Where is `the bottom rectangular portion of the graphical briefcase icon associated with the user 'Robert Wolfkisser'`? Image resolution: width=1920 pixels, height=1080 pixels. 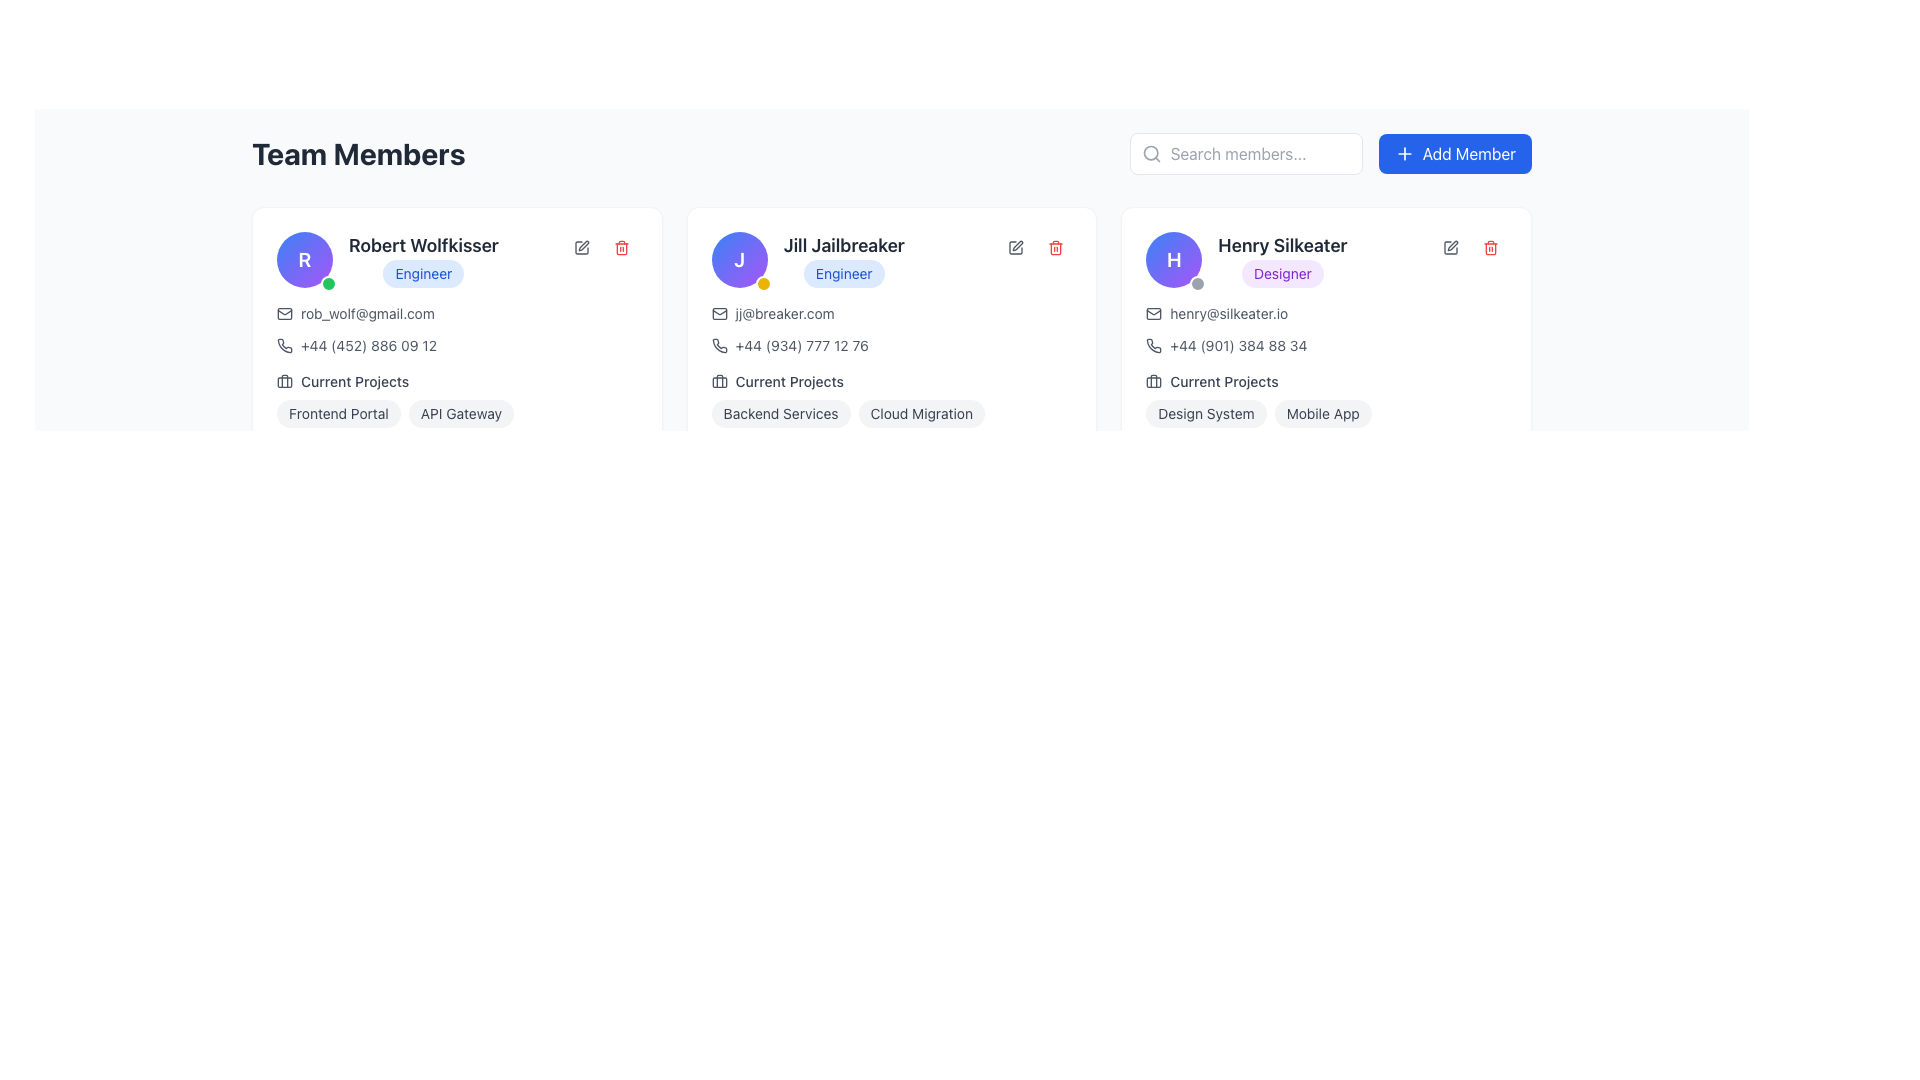
the bottom rectangular portion of the graphical briefcase icon associated with the user 'Robert Wolfkisser' is located at coordinates (283, 381).